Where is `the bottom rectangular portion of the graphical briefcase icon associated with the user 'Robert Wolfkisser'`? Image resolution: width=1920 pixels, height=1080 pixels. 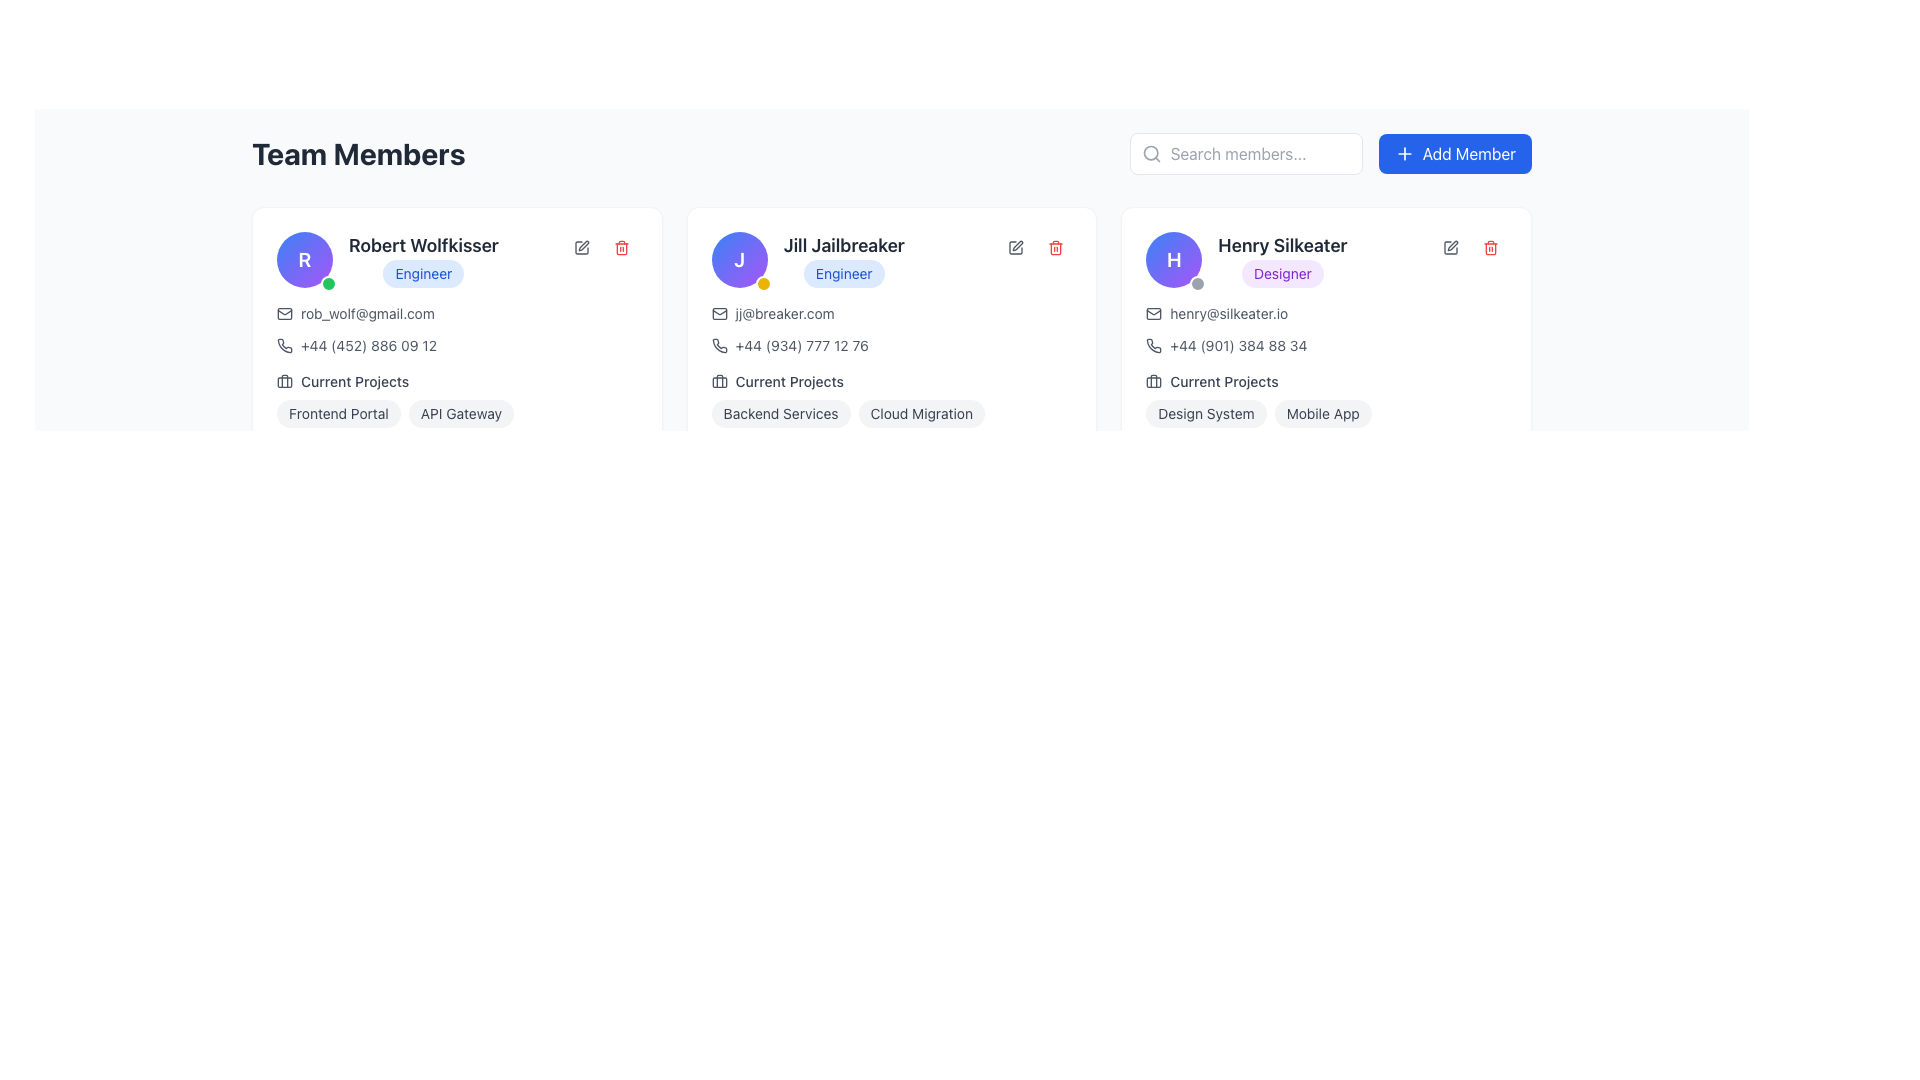
the bottom rectangular portion of the graphical briefcase icon associated with the user 'Robert Wolfkisser' is located at coordinates (283, 381).